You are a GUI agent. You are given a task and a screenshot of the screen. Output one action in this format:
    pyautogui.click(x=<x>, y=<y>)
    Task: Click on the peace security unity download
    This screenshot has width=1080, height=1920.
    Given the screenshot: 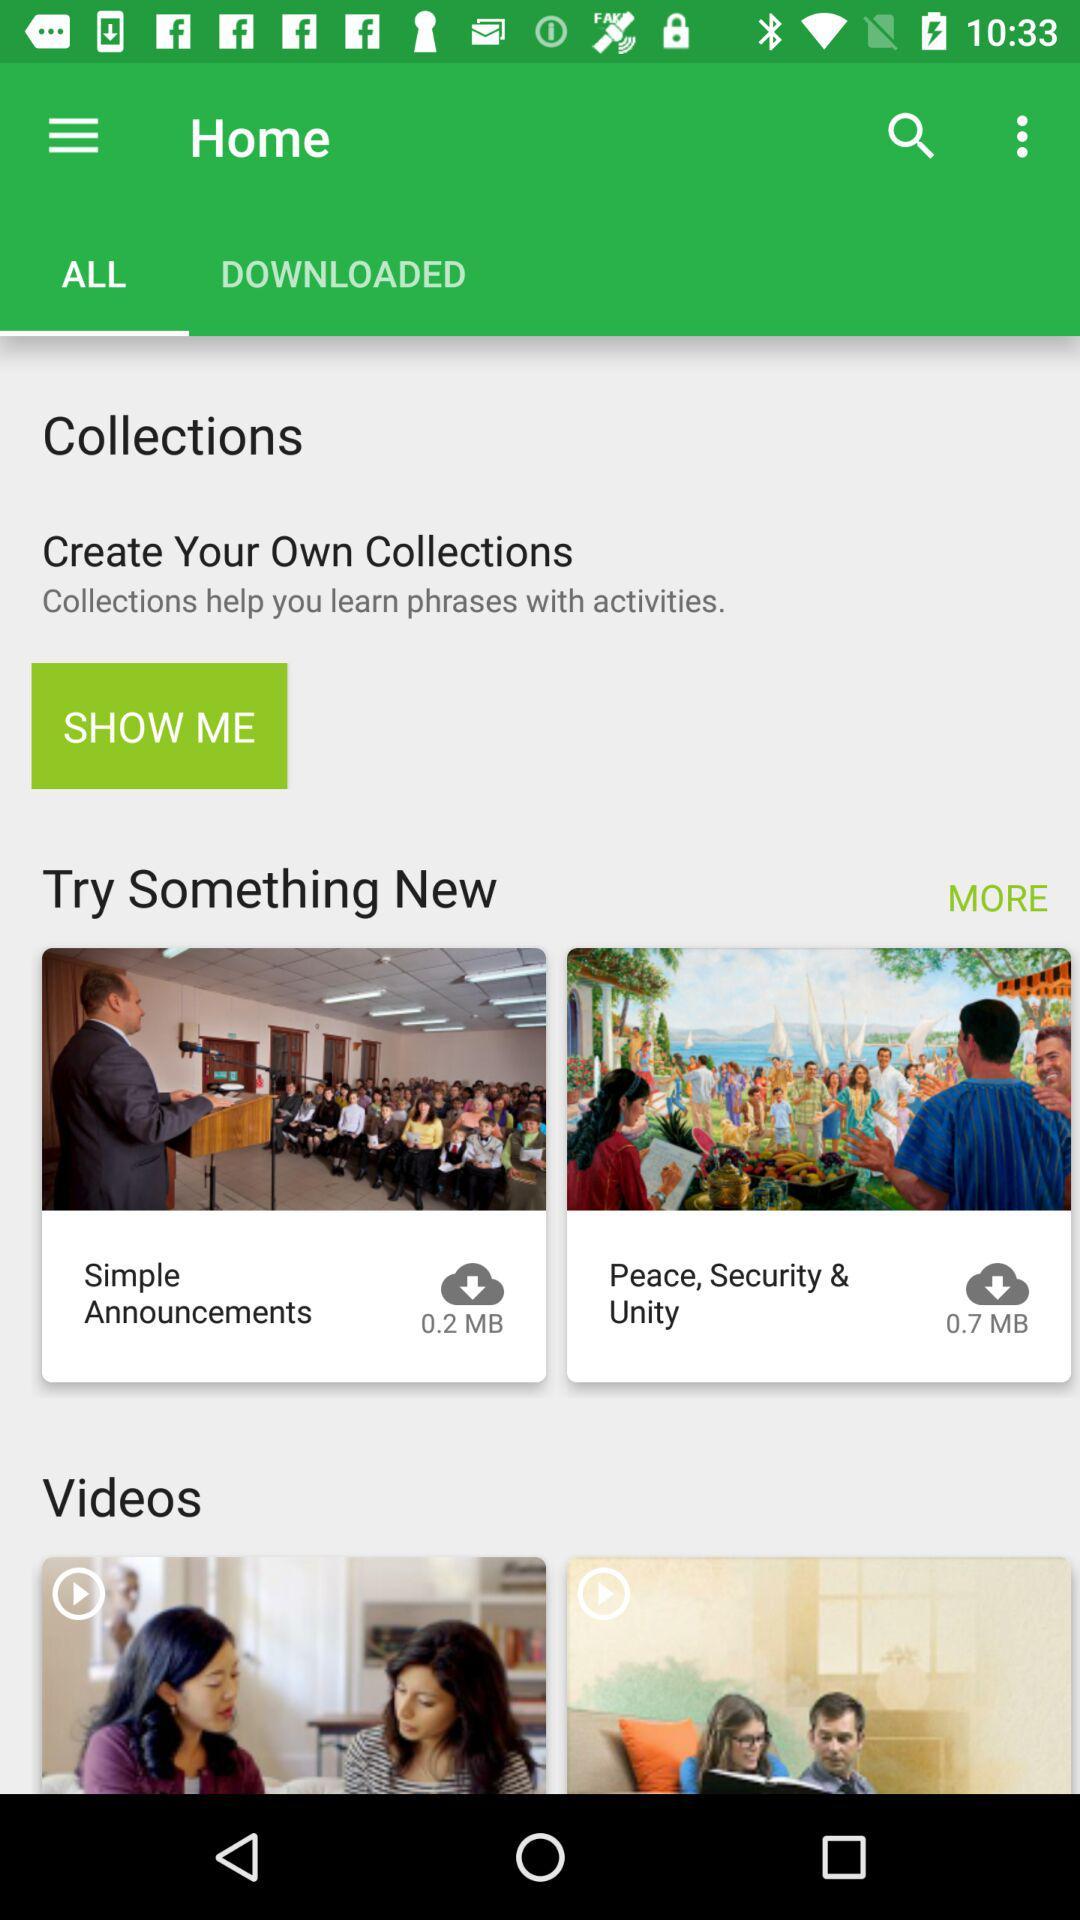 What is the action you would take?
    pyautogui.click(x=818, y=1078)
    